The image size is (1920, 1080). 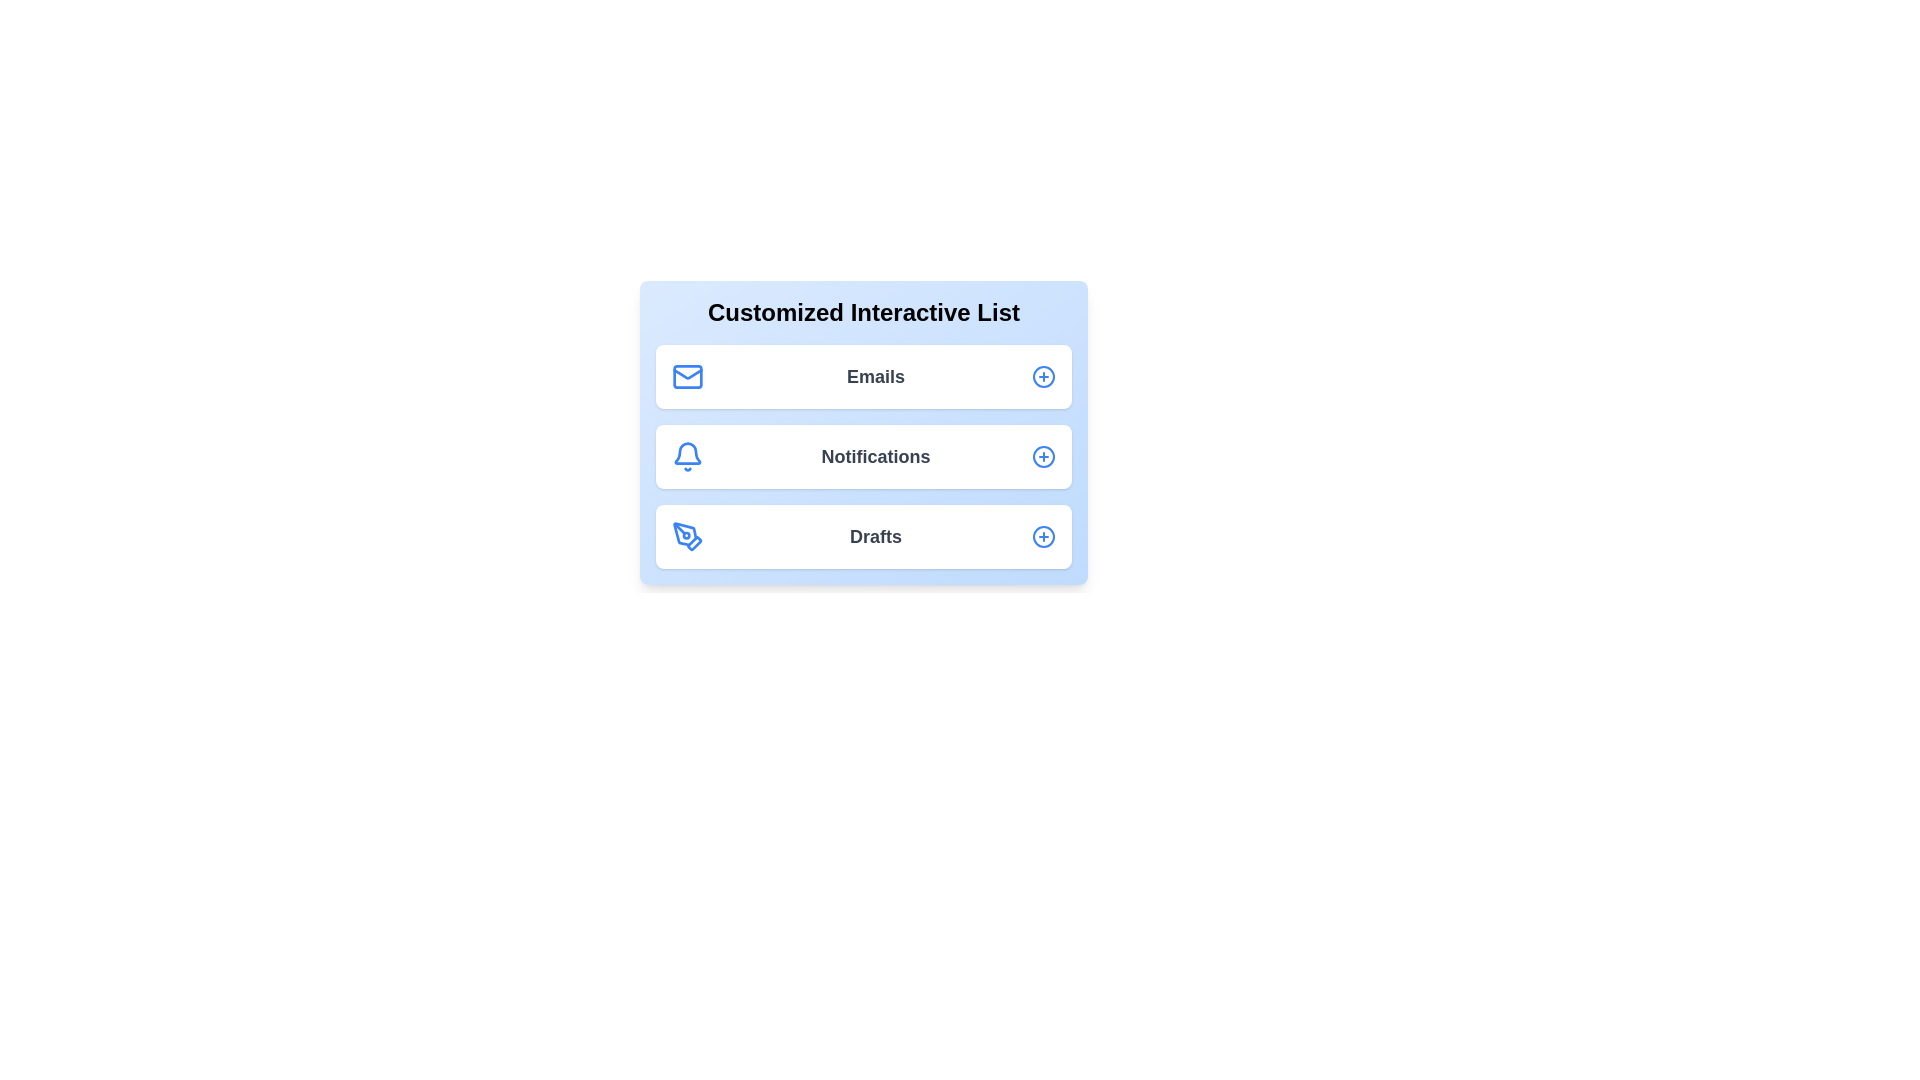 What do you see at coordinates (687, 456) in the screenshot?
I see `the icon representing Notifications in the list` at bounding box center [687, 456].